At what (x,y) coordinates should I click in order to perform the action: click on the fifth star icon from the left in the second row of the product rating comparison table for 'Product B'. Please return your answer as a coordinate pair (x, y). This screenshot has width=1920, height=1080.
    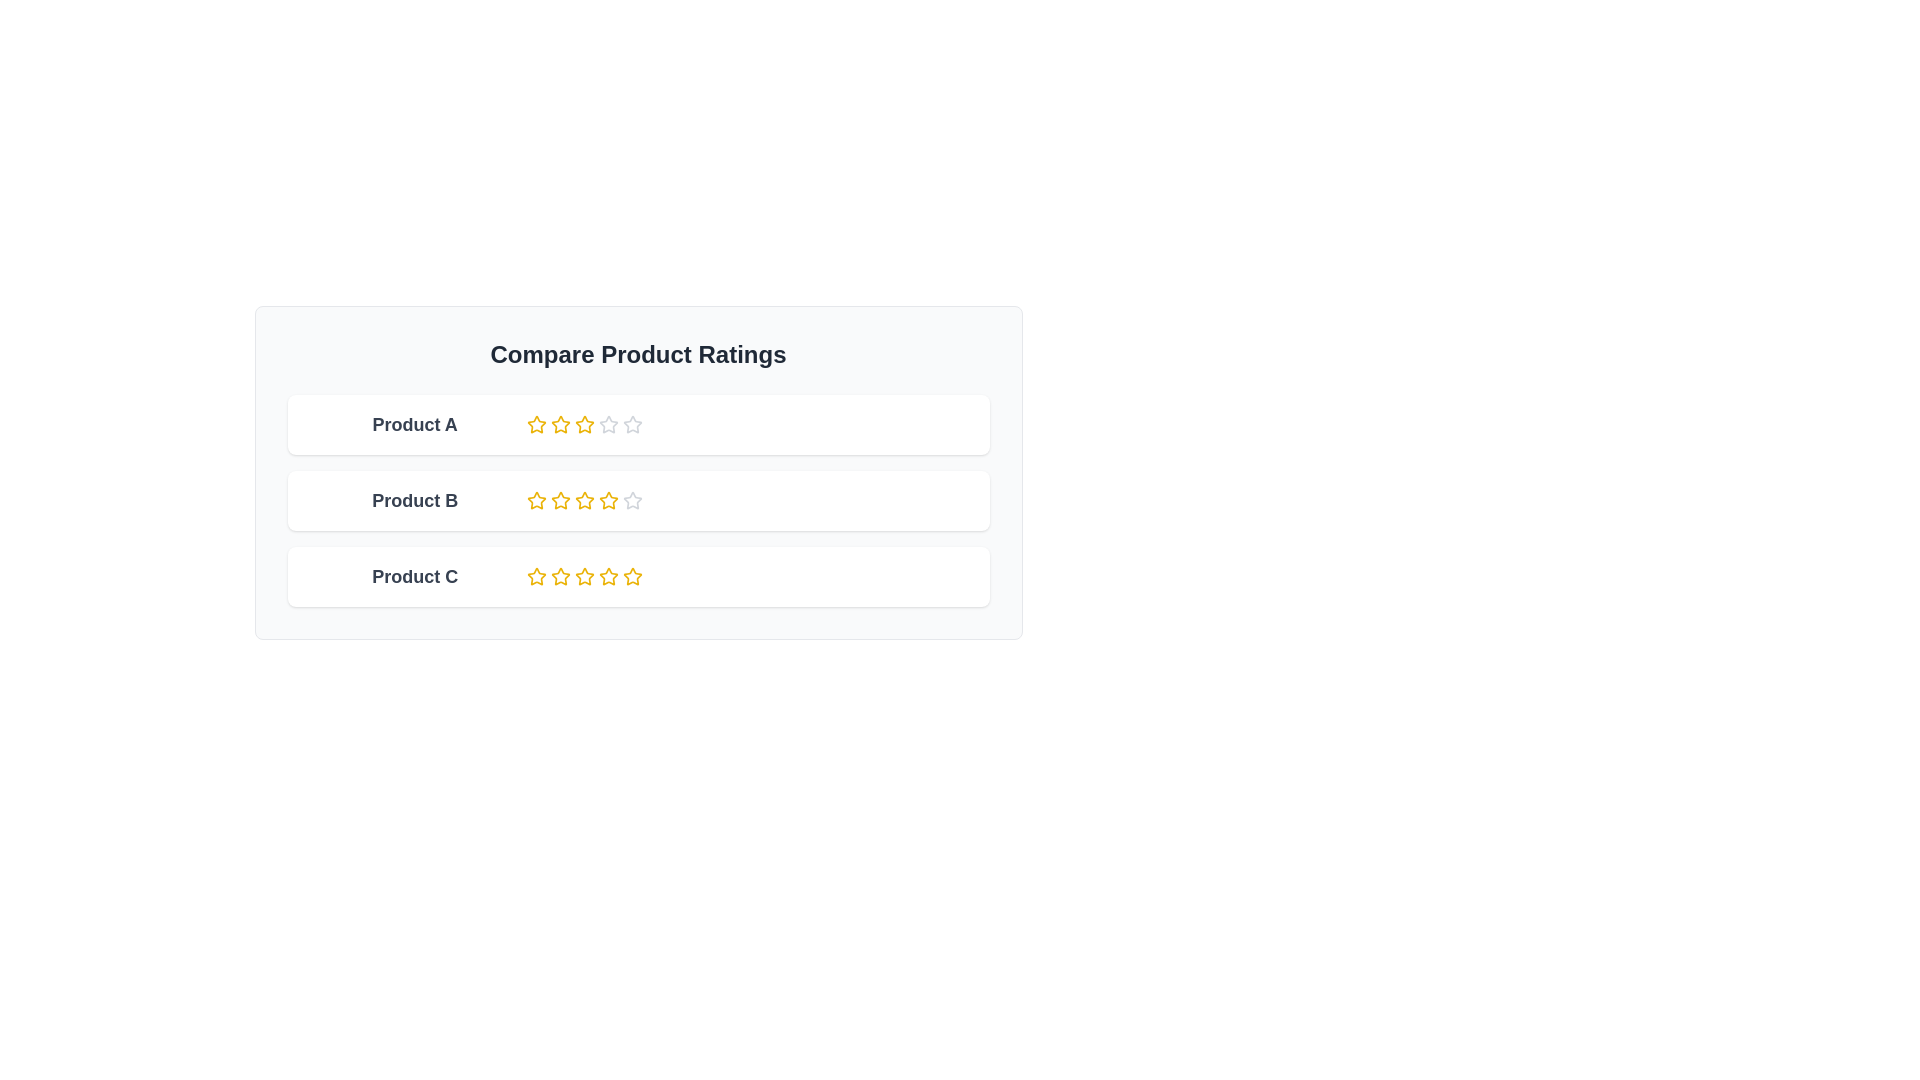
    Looking at the image, I should click on (583, 500).